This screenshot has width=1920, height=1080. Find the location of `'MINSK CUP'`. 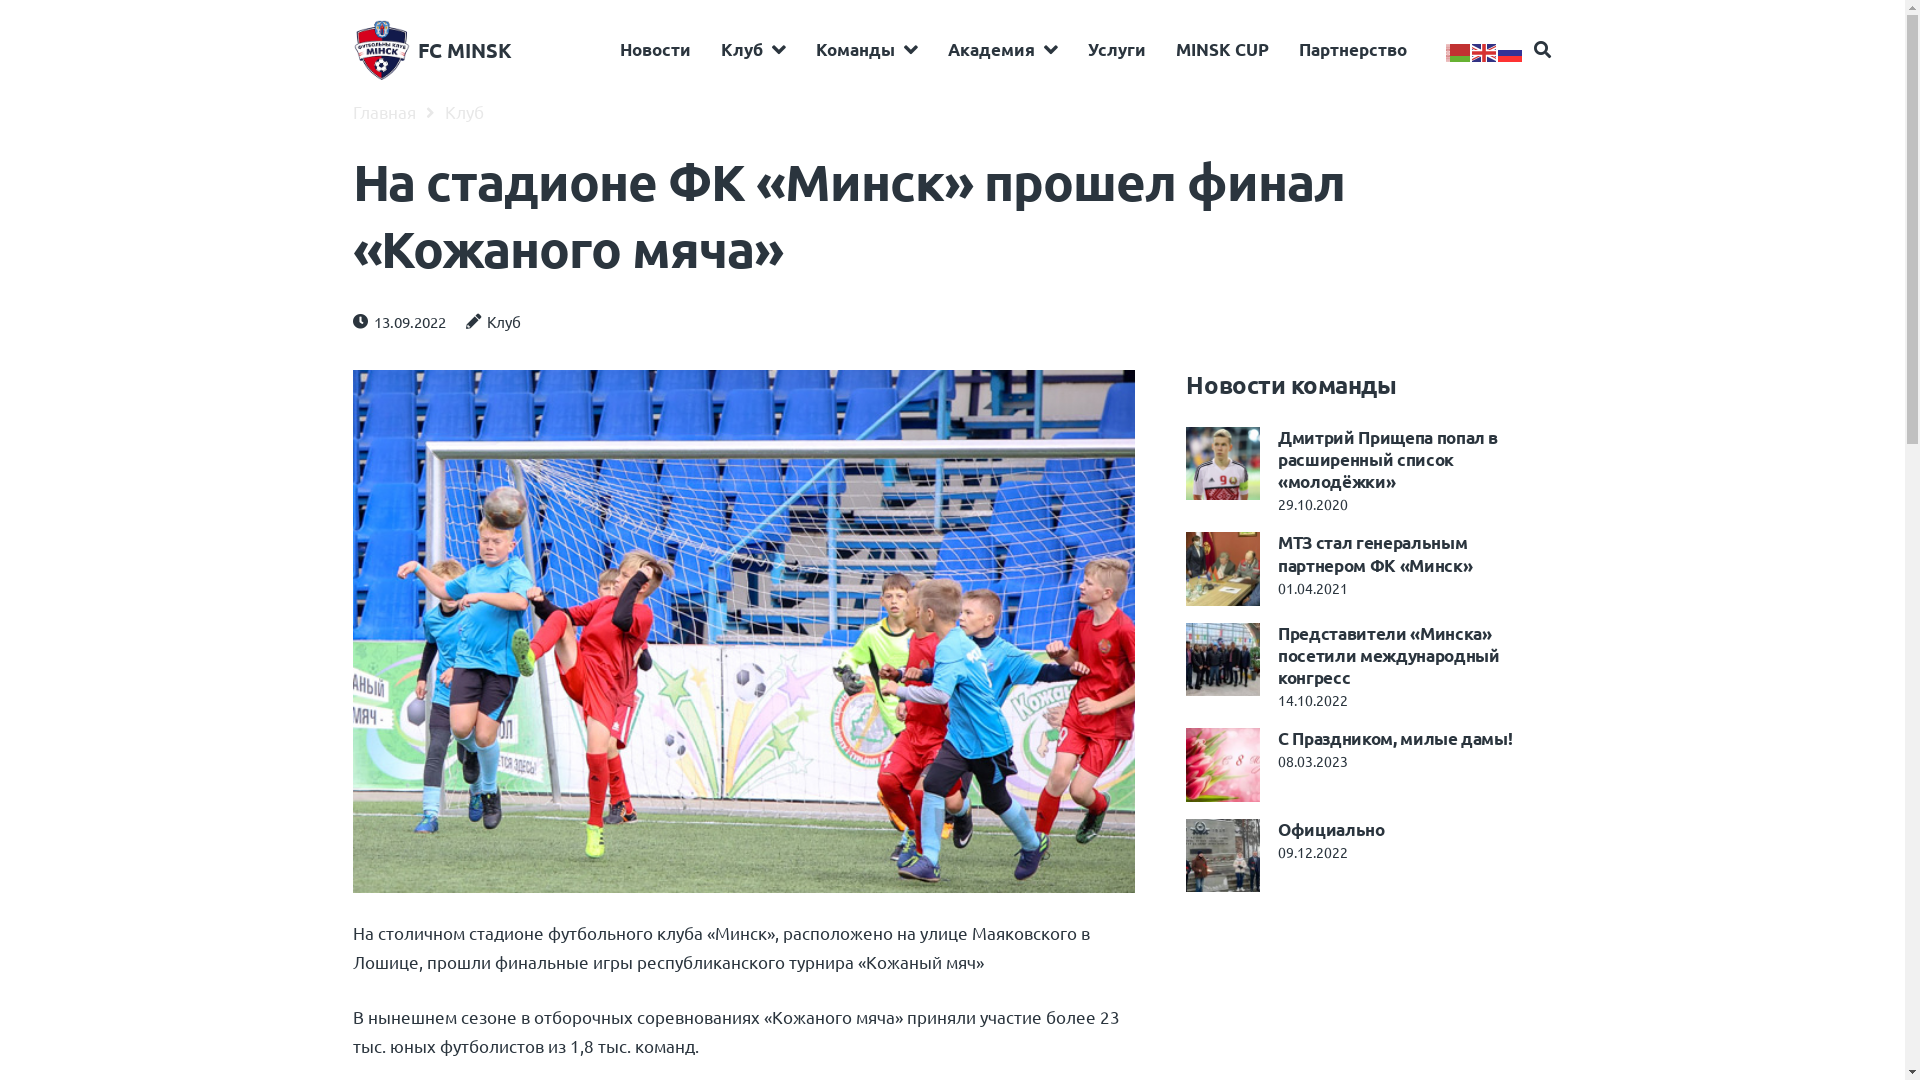

'MINSK CUP' is located at coordinates (1221, 49).